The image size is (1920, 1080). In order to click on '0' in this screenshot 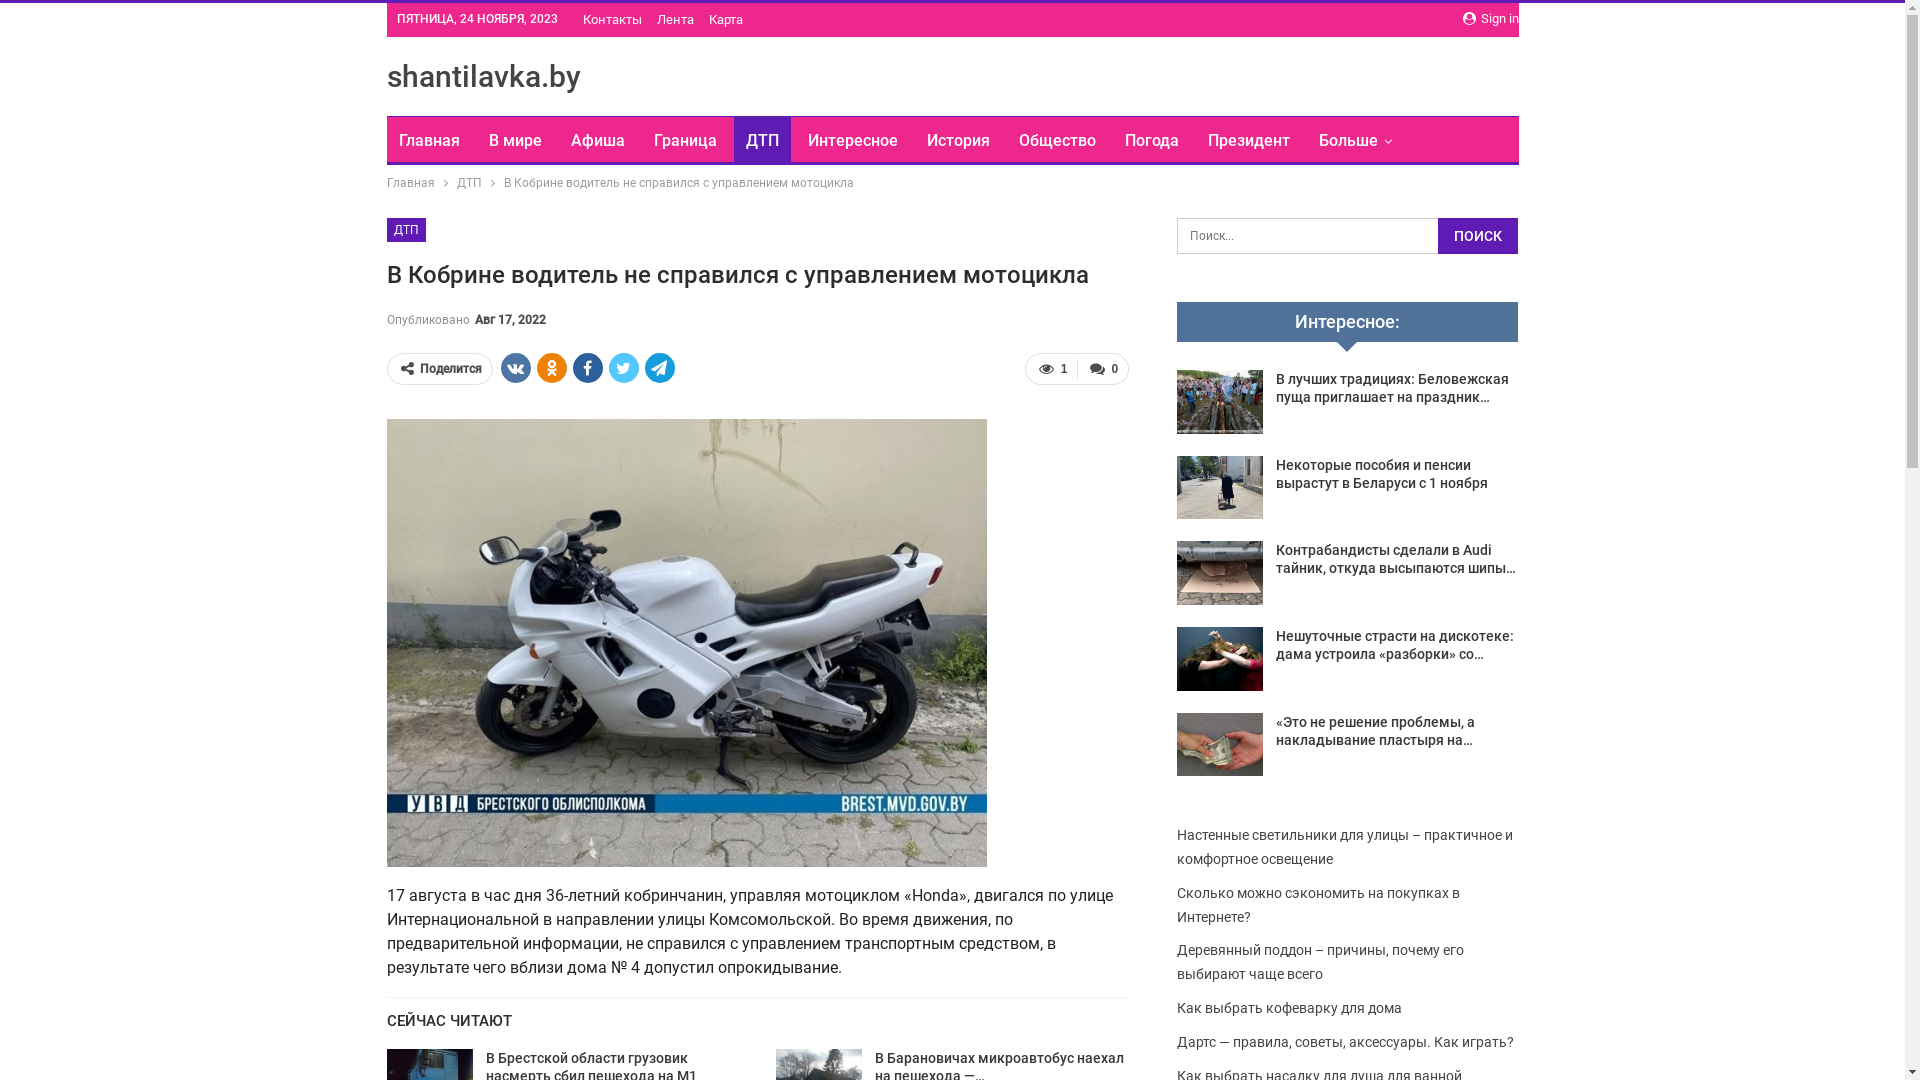, I will do `click(1102, 369)`.